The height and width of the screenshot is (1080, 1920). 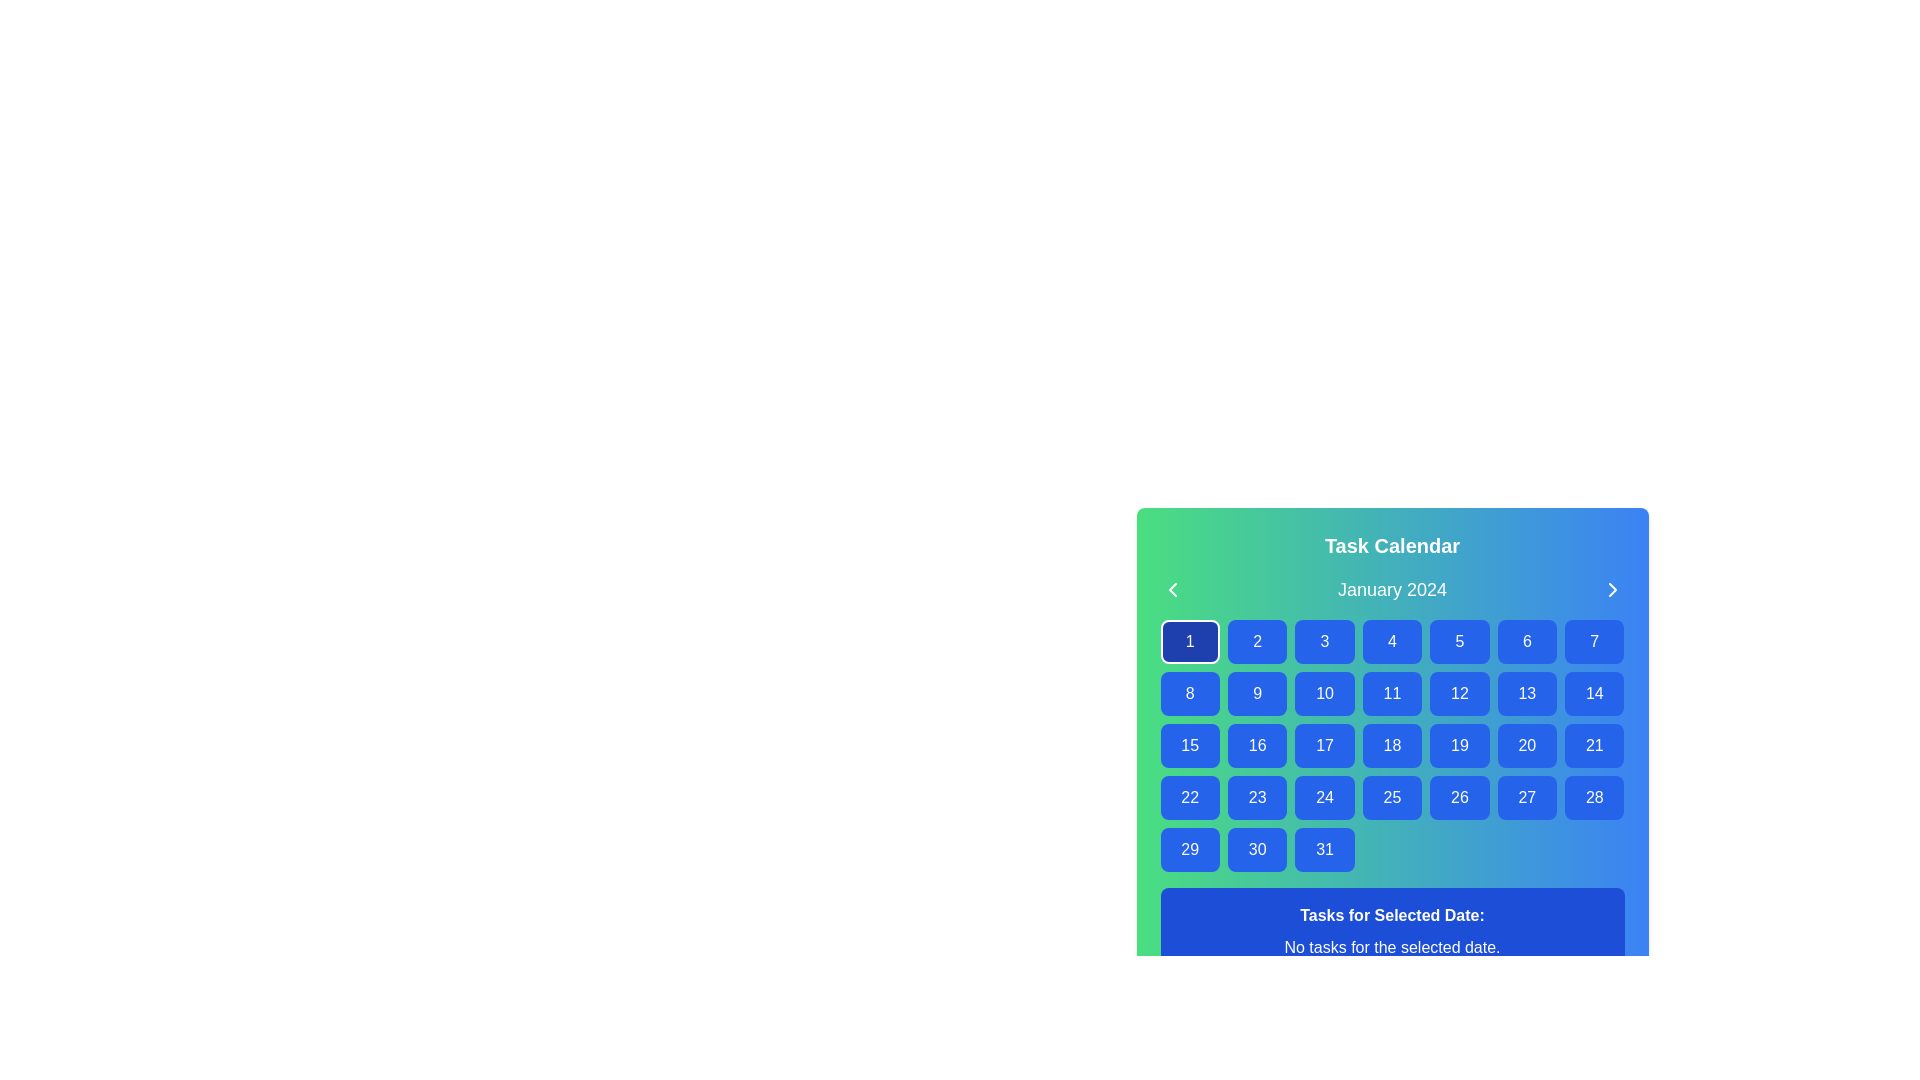 I want to click on the button displaying '21' in white text on a vibrant blue background located in the third row and seventh column of the calendar grid, so click(x=1593, y=745).